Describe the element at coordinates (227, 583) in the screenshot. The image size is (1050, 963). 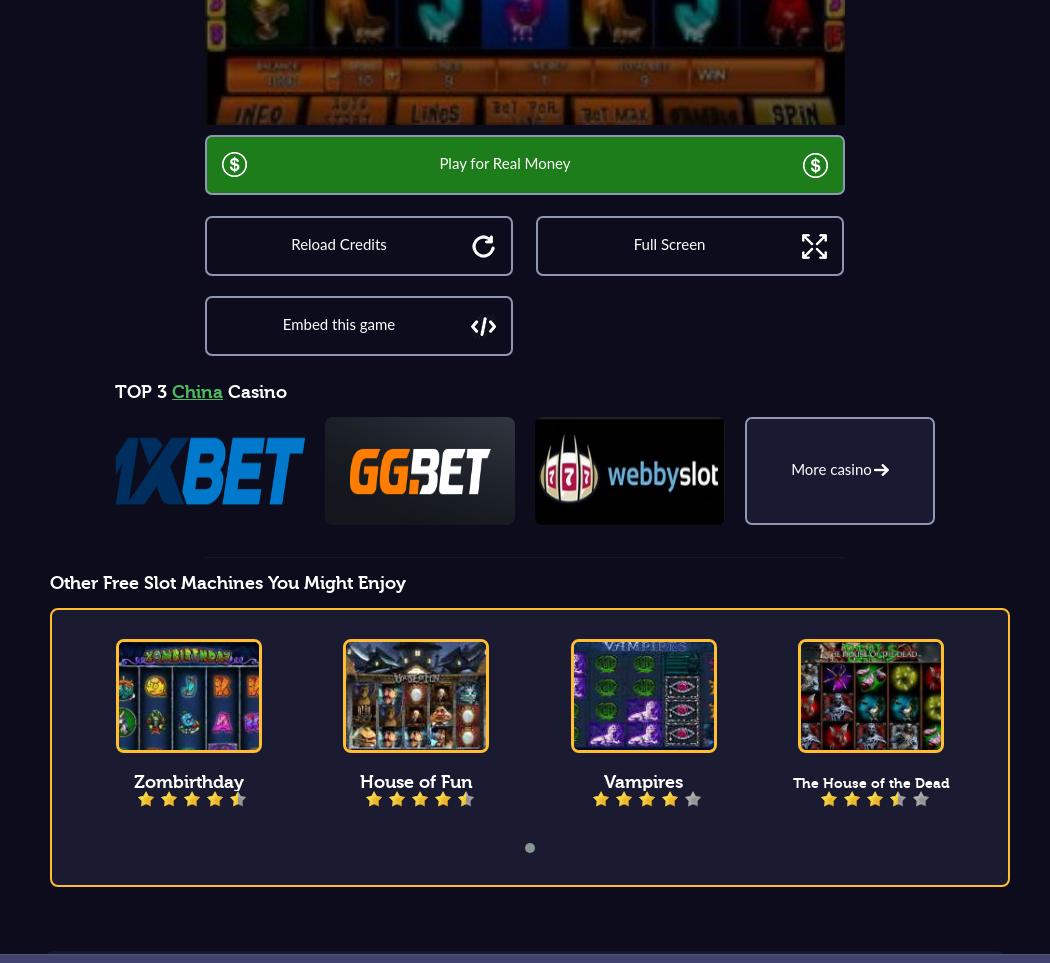
I see `'Other Free Slot Machines You Might Enjoy'` at that location.